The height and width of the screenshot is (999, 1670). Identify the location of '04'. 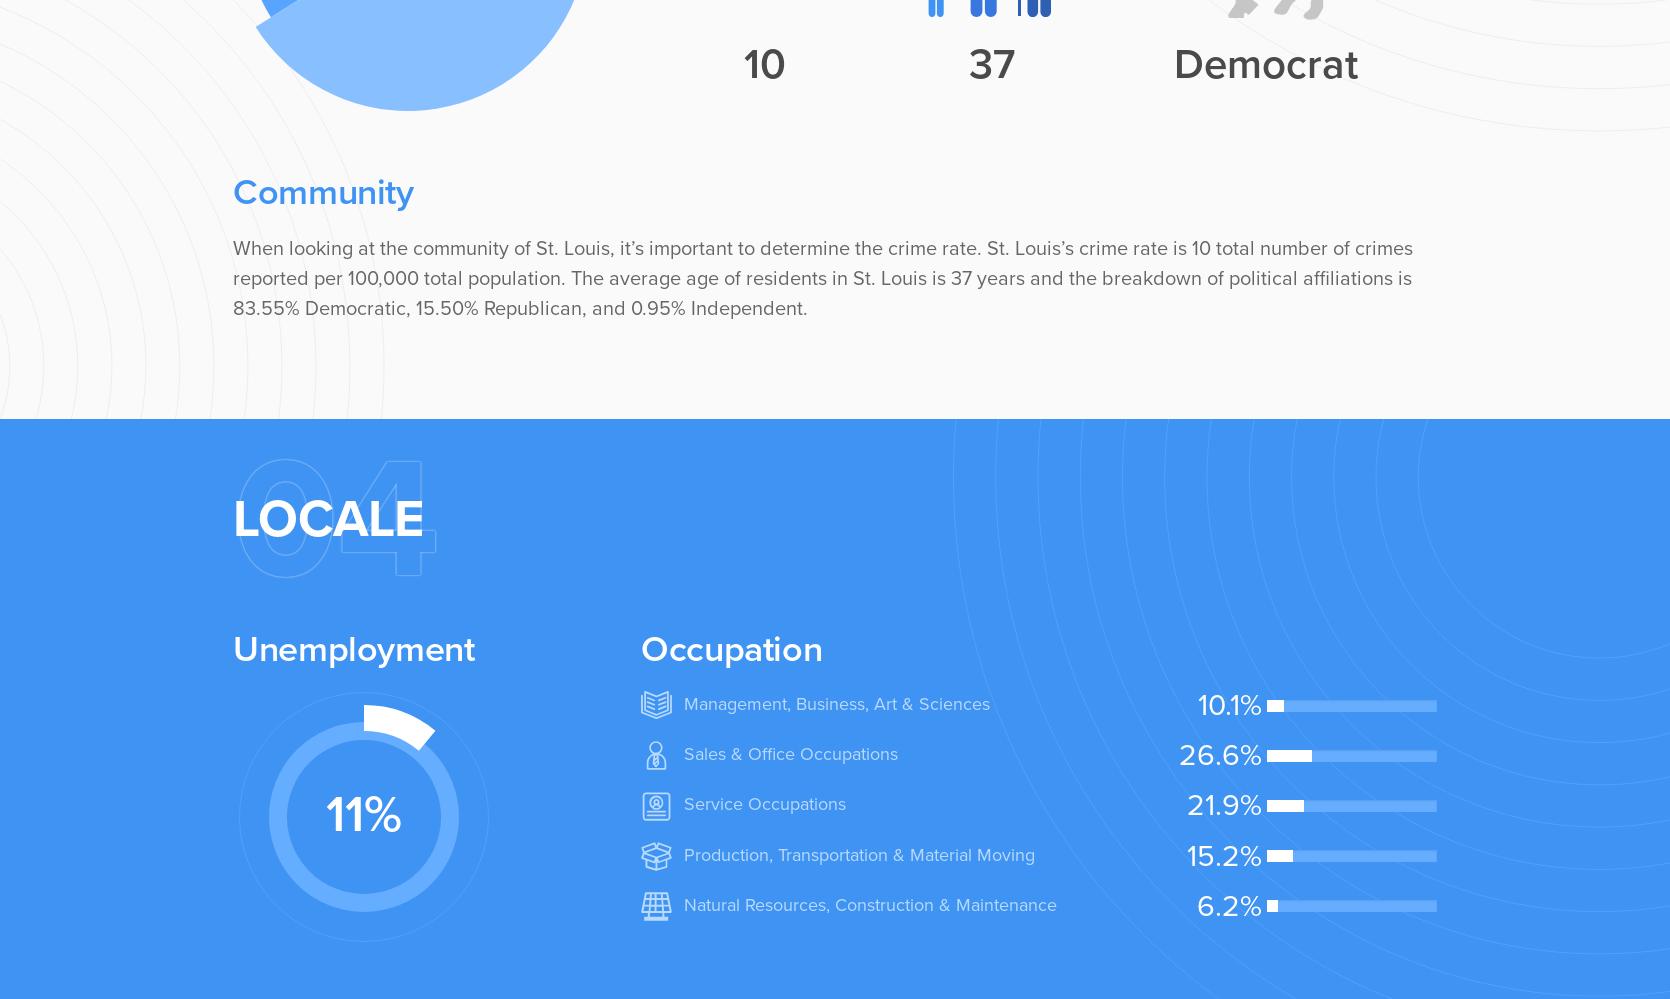
(336, 518).